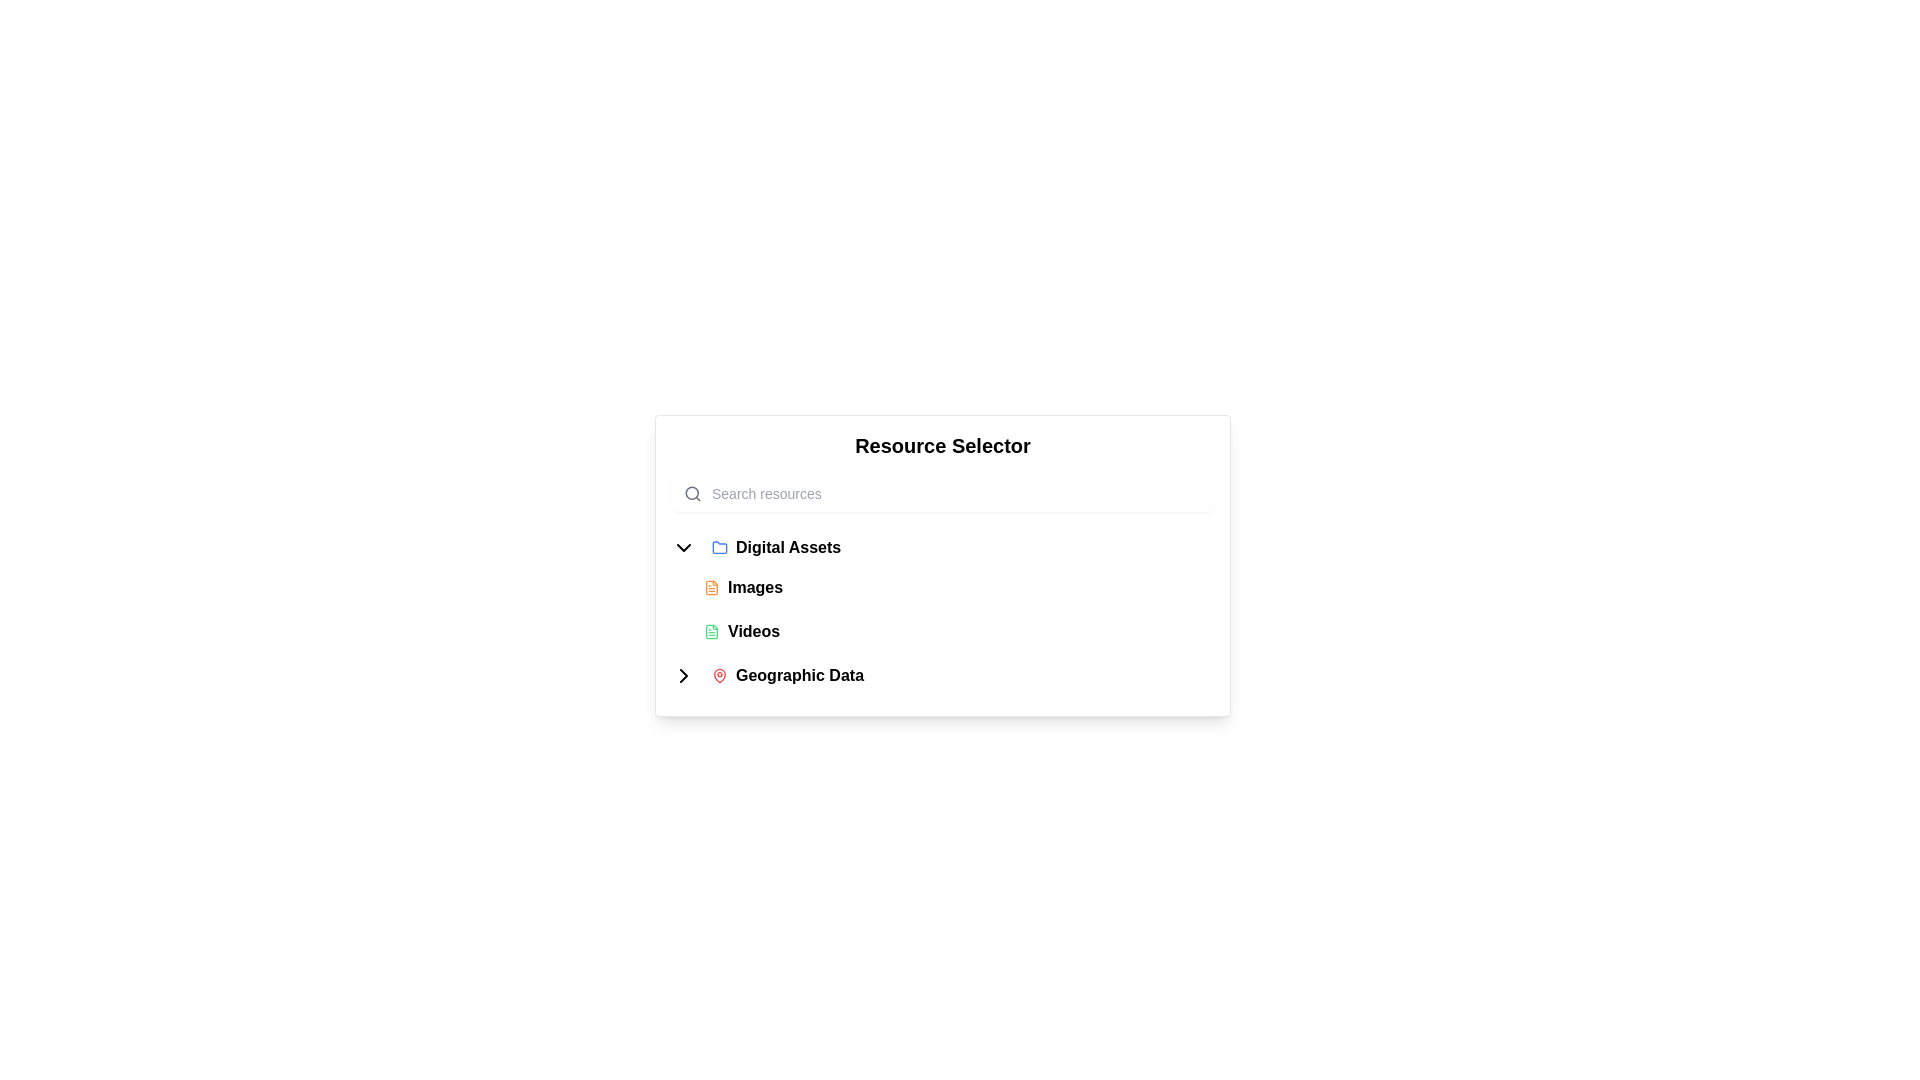  I want to click on the icon representing the geographic data resource option located next to the 'Geographic Data' label in the navigation menu to read its associated label, so click(720, 675).